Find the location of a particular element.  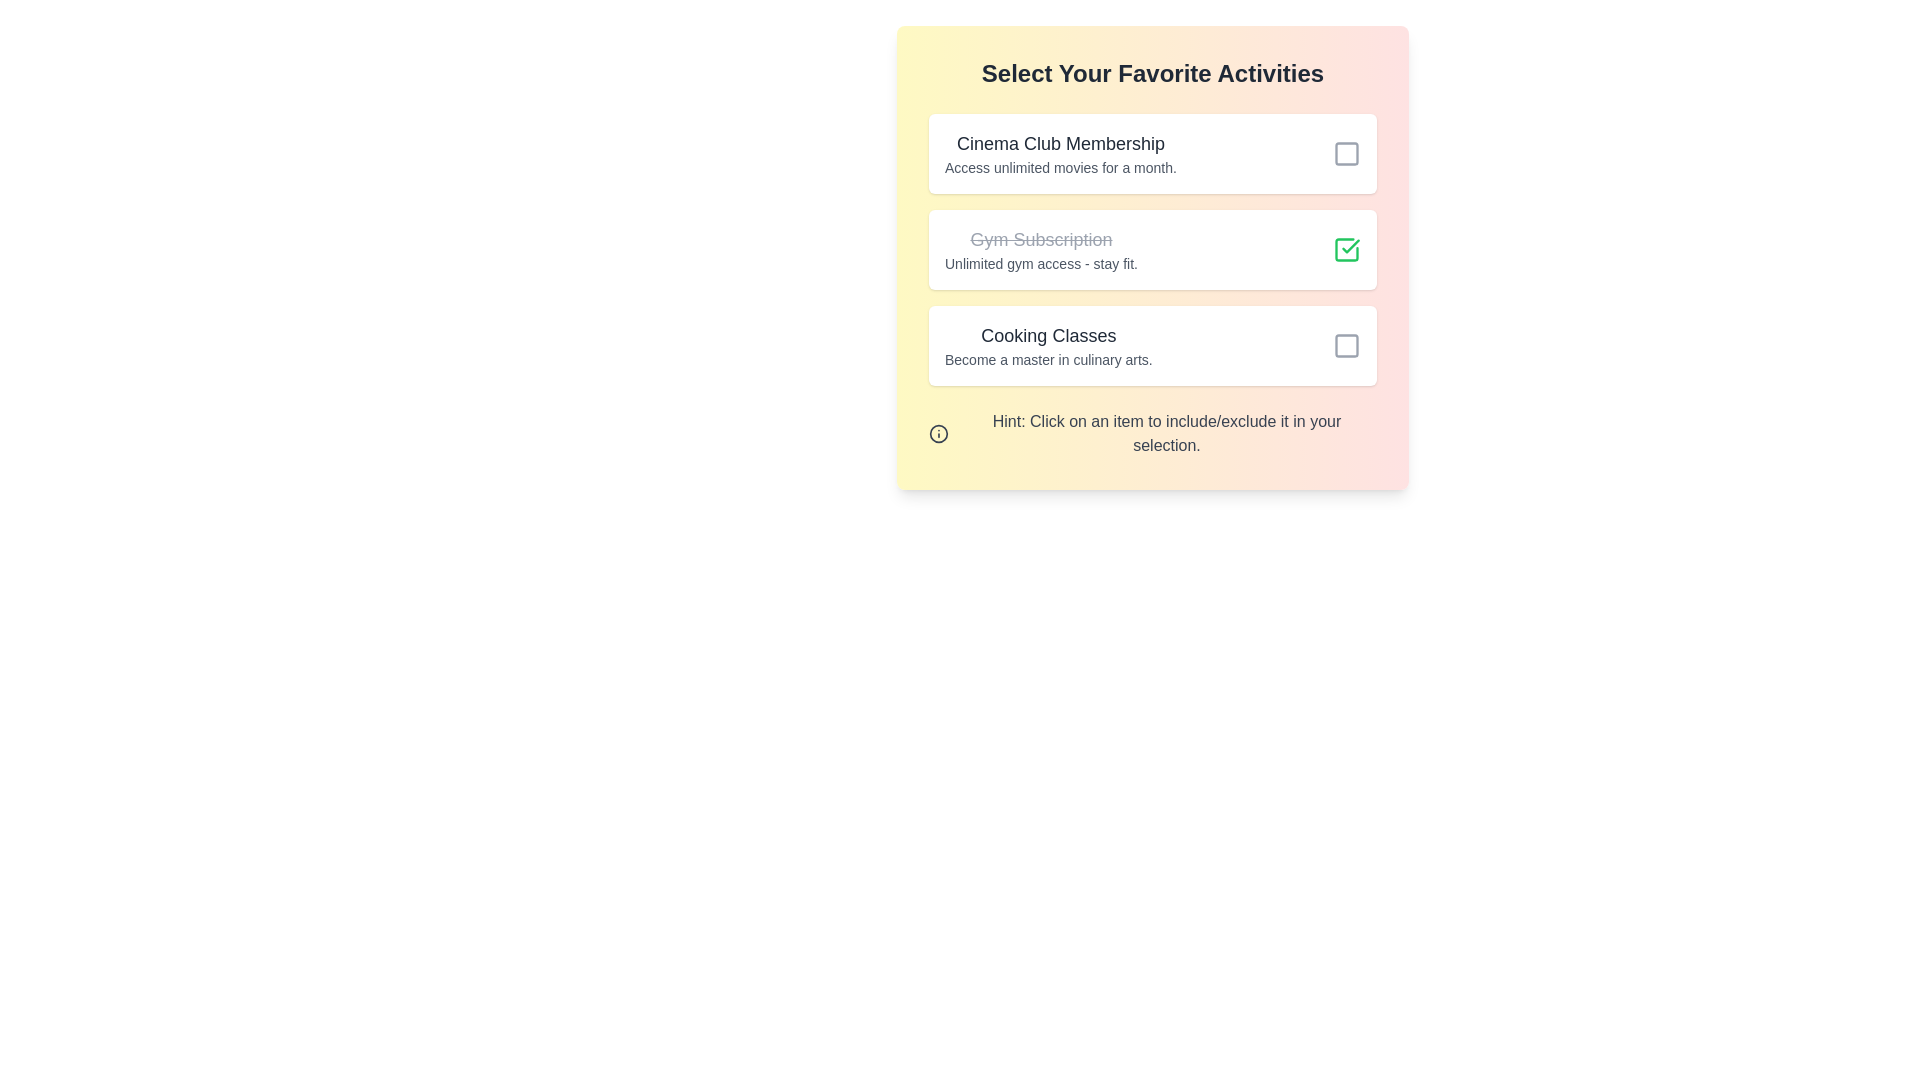

the checkbox indicator located is located at coordinates (1347, 345).